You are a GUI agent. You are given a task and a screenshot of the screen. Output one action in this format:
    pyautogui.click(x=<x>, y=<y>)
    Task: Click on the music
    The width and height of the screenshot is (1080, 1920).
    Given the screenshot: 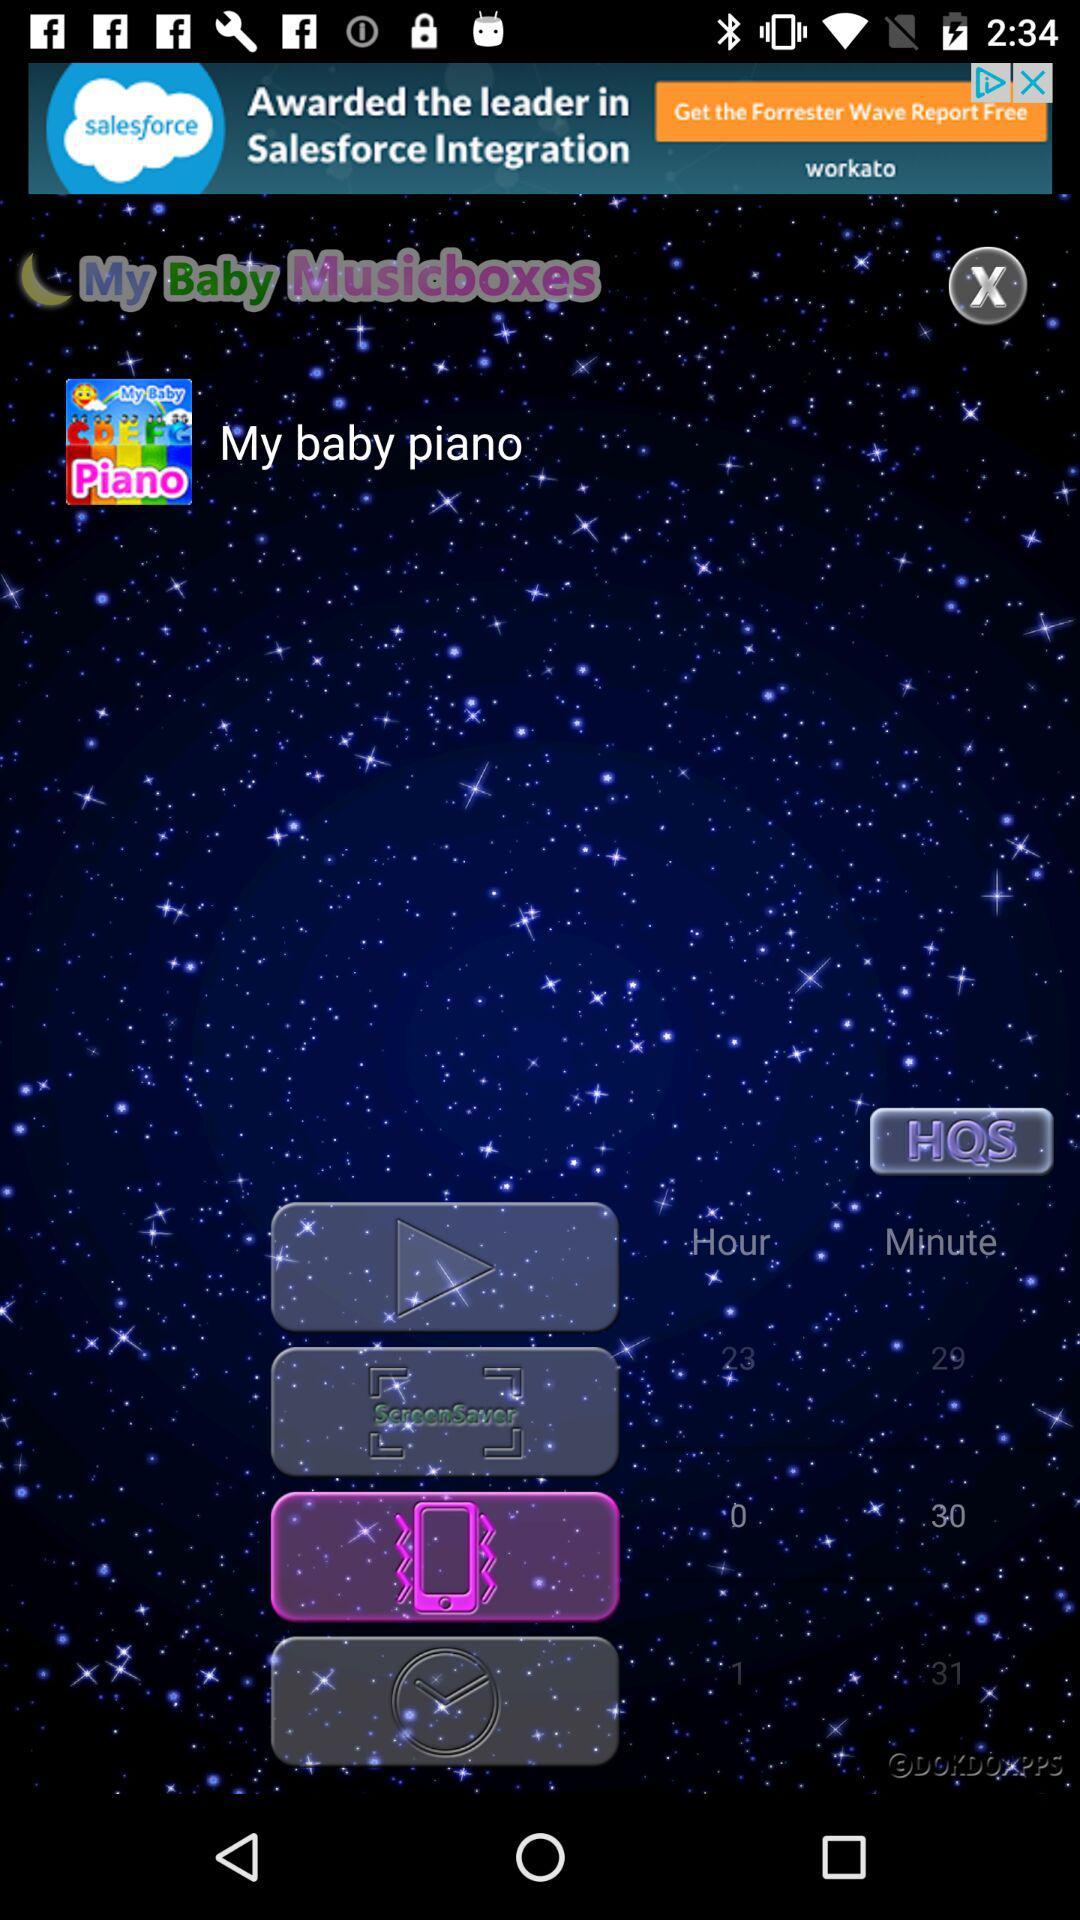 What is the action you would take?
    pyautogui.click(x=444, y=1266)
    